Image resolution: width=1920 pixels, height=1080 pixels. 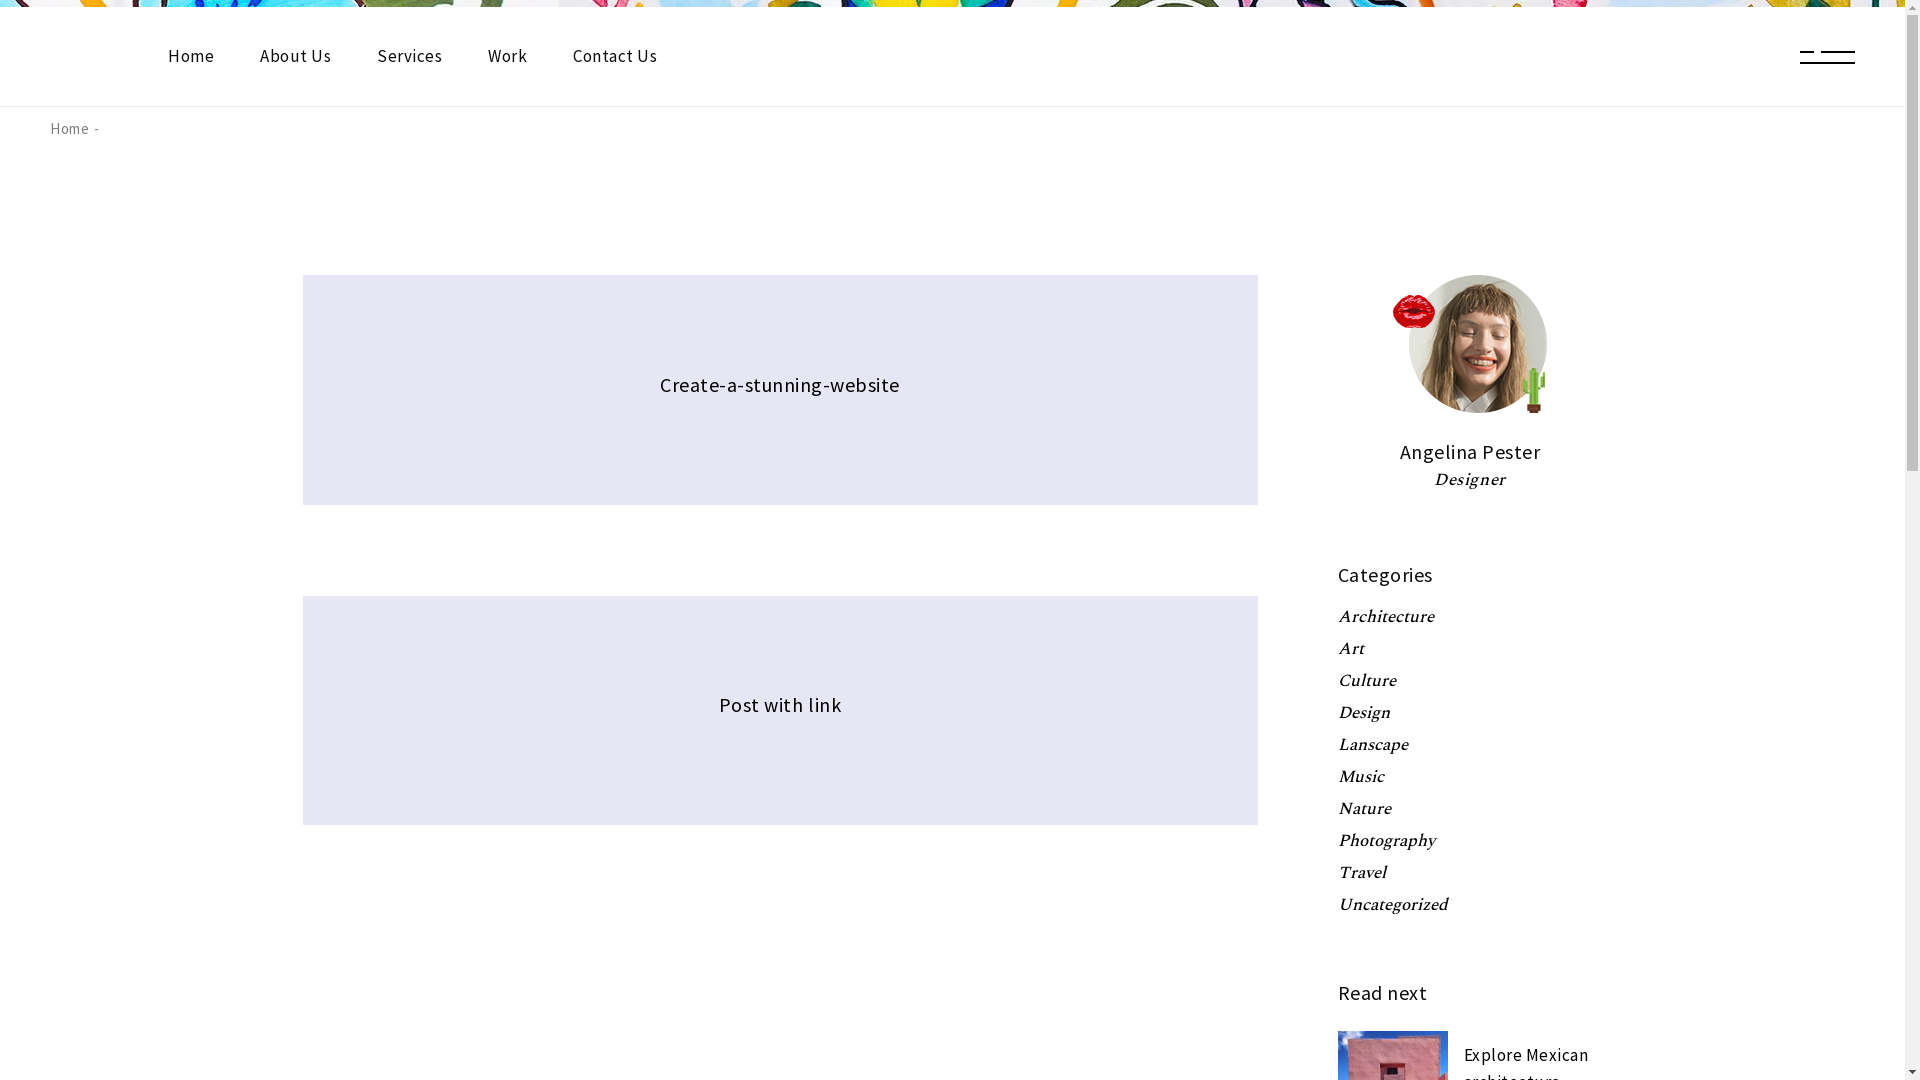 I want to click on 'Nature', so click(x=1338, y=808).